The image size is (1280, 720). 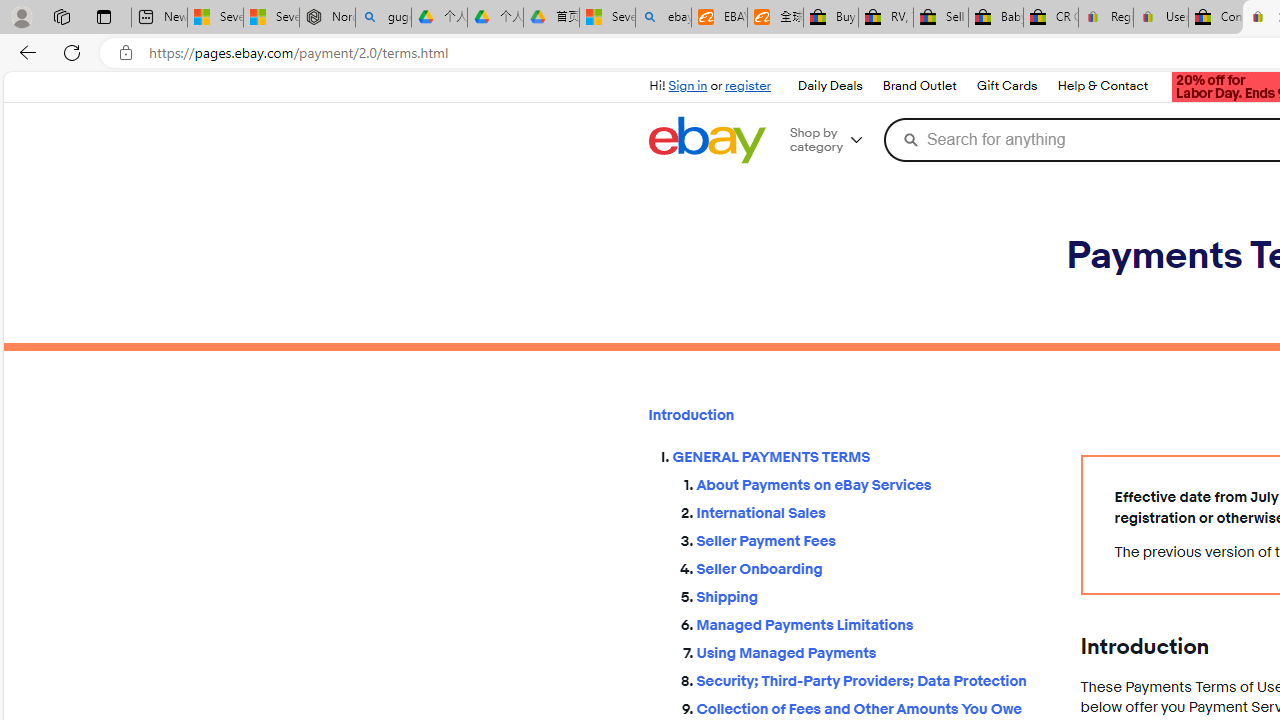 What do you see at coordinates (917, 85) in the screenshot?
I see `'Brand Outlet'` at bounding box center [917, 85].